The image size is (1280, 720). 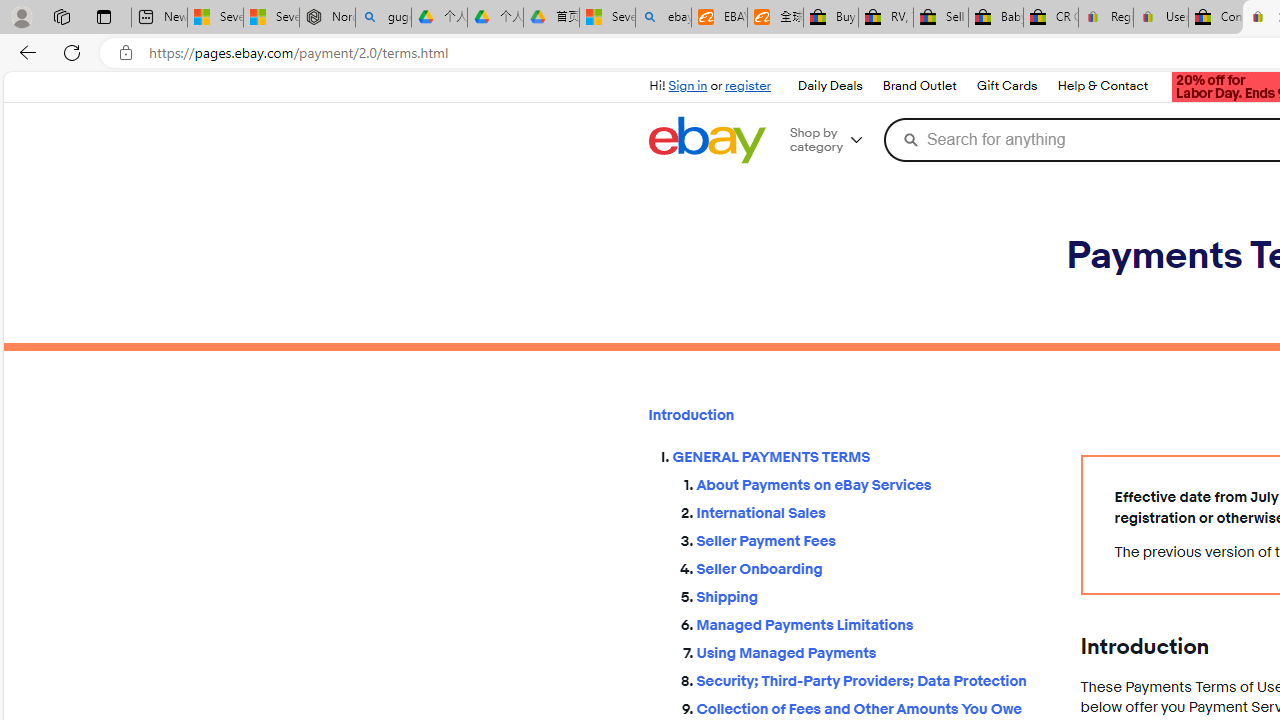 What do you see at coordinates (917, 85) in the screenshot?
I see `'Brand Outlet'` at bounding box center [917, 85].